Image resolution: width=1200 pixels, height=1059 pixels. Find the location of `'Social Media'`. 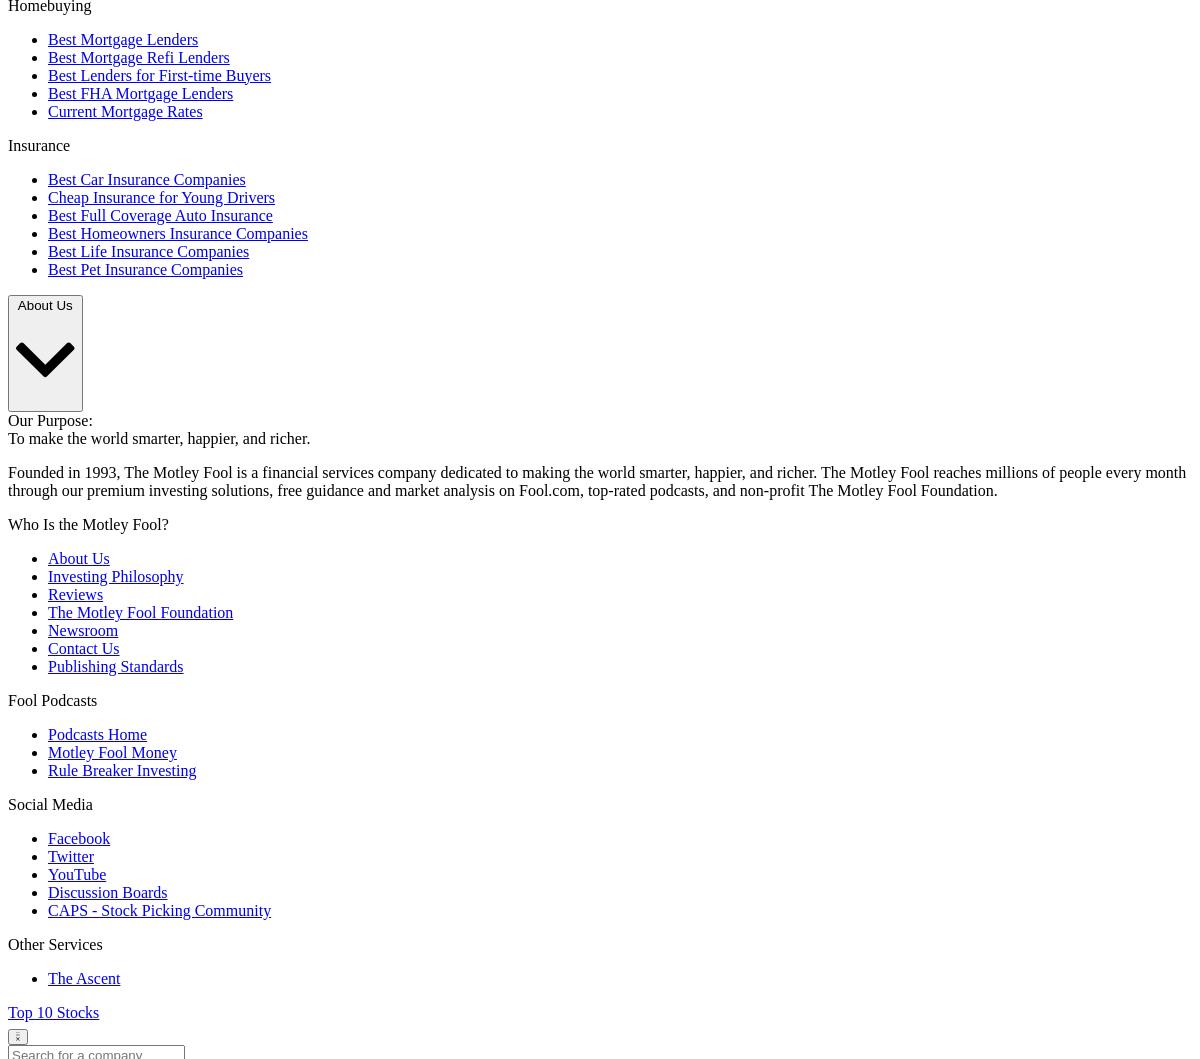

'Social Media' is located at coordinates (50, 803).